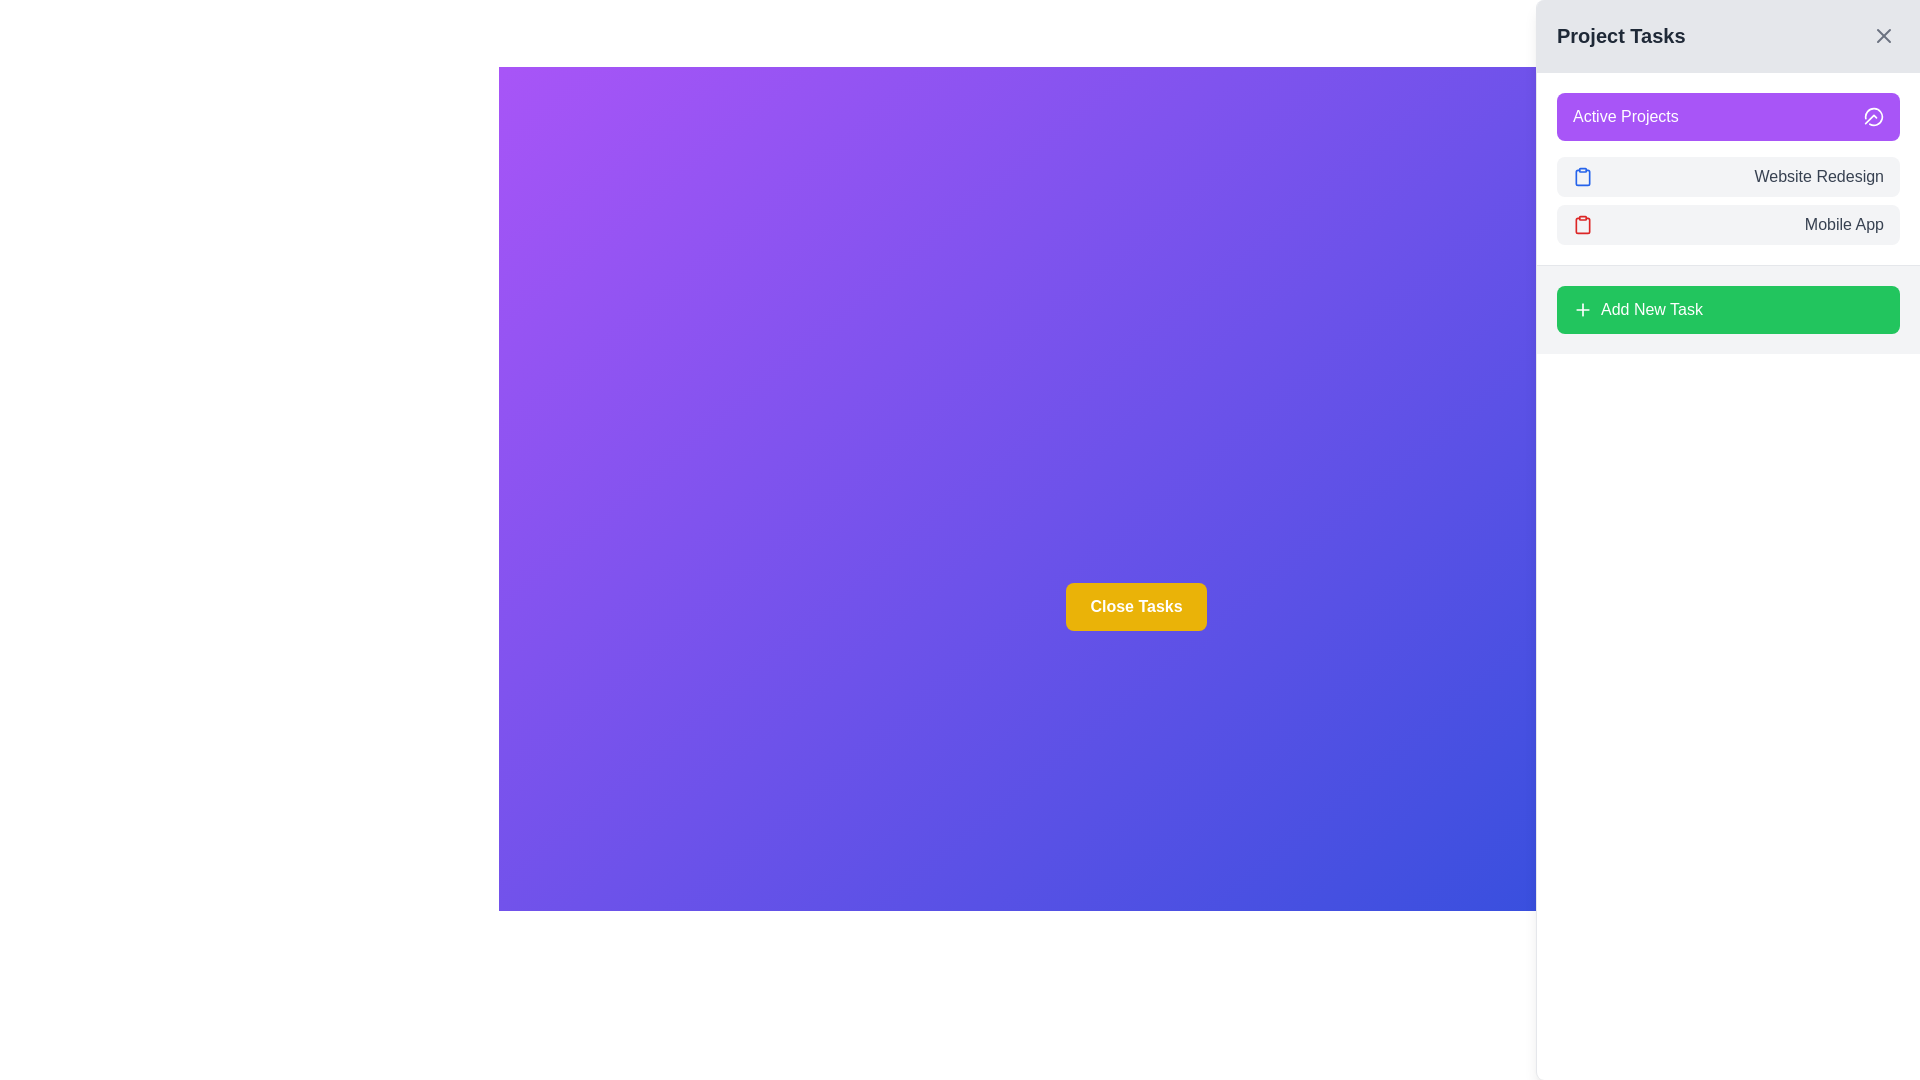 This screenshot has height=1080, width=1920. I want to click on the small 'X' close button located in the top-right corner of the 'Project Tasks' header to change its shade, so click(1882, 35).